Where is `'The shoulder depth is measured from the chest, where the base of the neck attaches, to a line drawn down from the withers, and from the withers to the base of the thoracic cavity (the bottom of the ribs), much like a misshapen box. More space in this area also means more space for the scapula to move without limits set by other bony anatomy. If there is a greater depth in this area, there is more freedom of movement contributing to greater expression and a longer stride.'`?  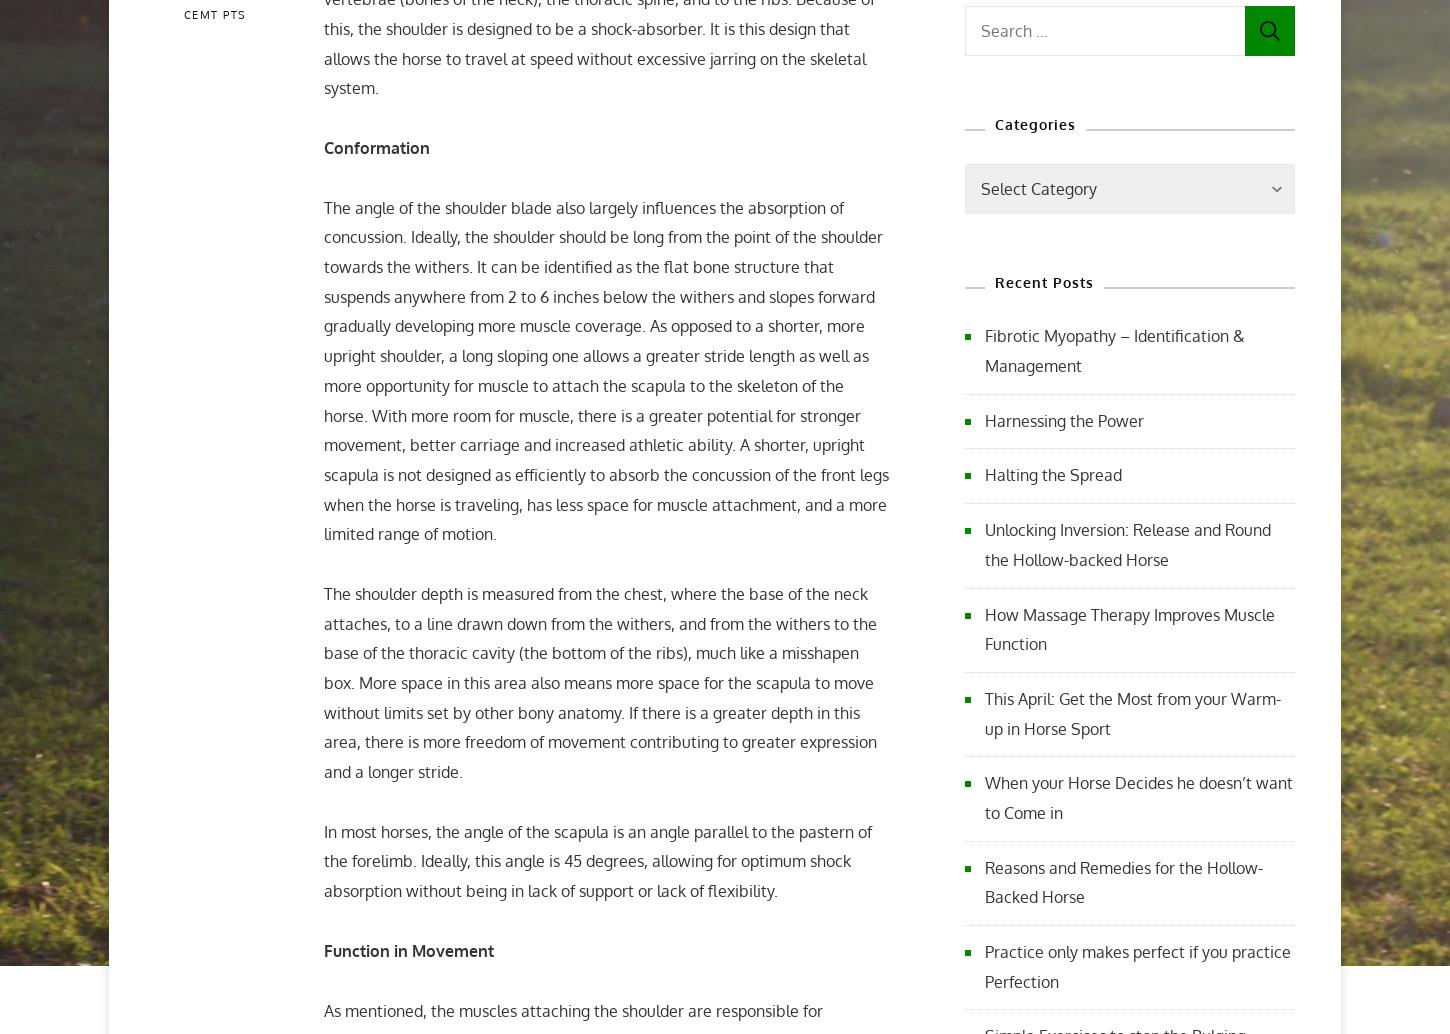 'The shoulder depth is measured from the chest, where the base of the neck attaches, to a line drawn down from the withers, and from the withers to the base of the thoracic cavity (the bottom of the ribs), much like a misshapen box. More space in this area also means more space for the scapula to move without limits set by other bony anatomy. If there is a greater depth in this area, there is more freedom of movement contributing to greater expression and a longer stride.' is located at coordinates (600, 682).